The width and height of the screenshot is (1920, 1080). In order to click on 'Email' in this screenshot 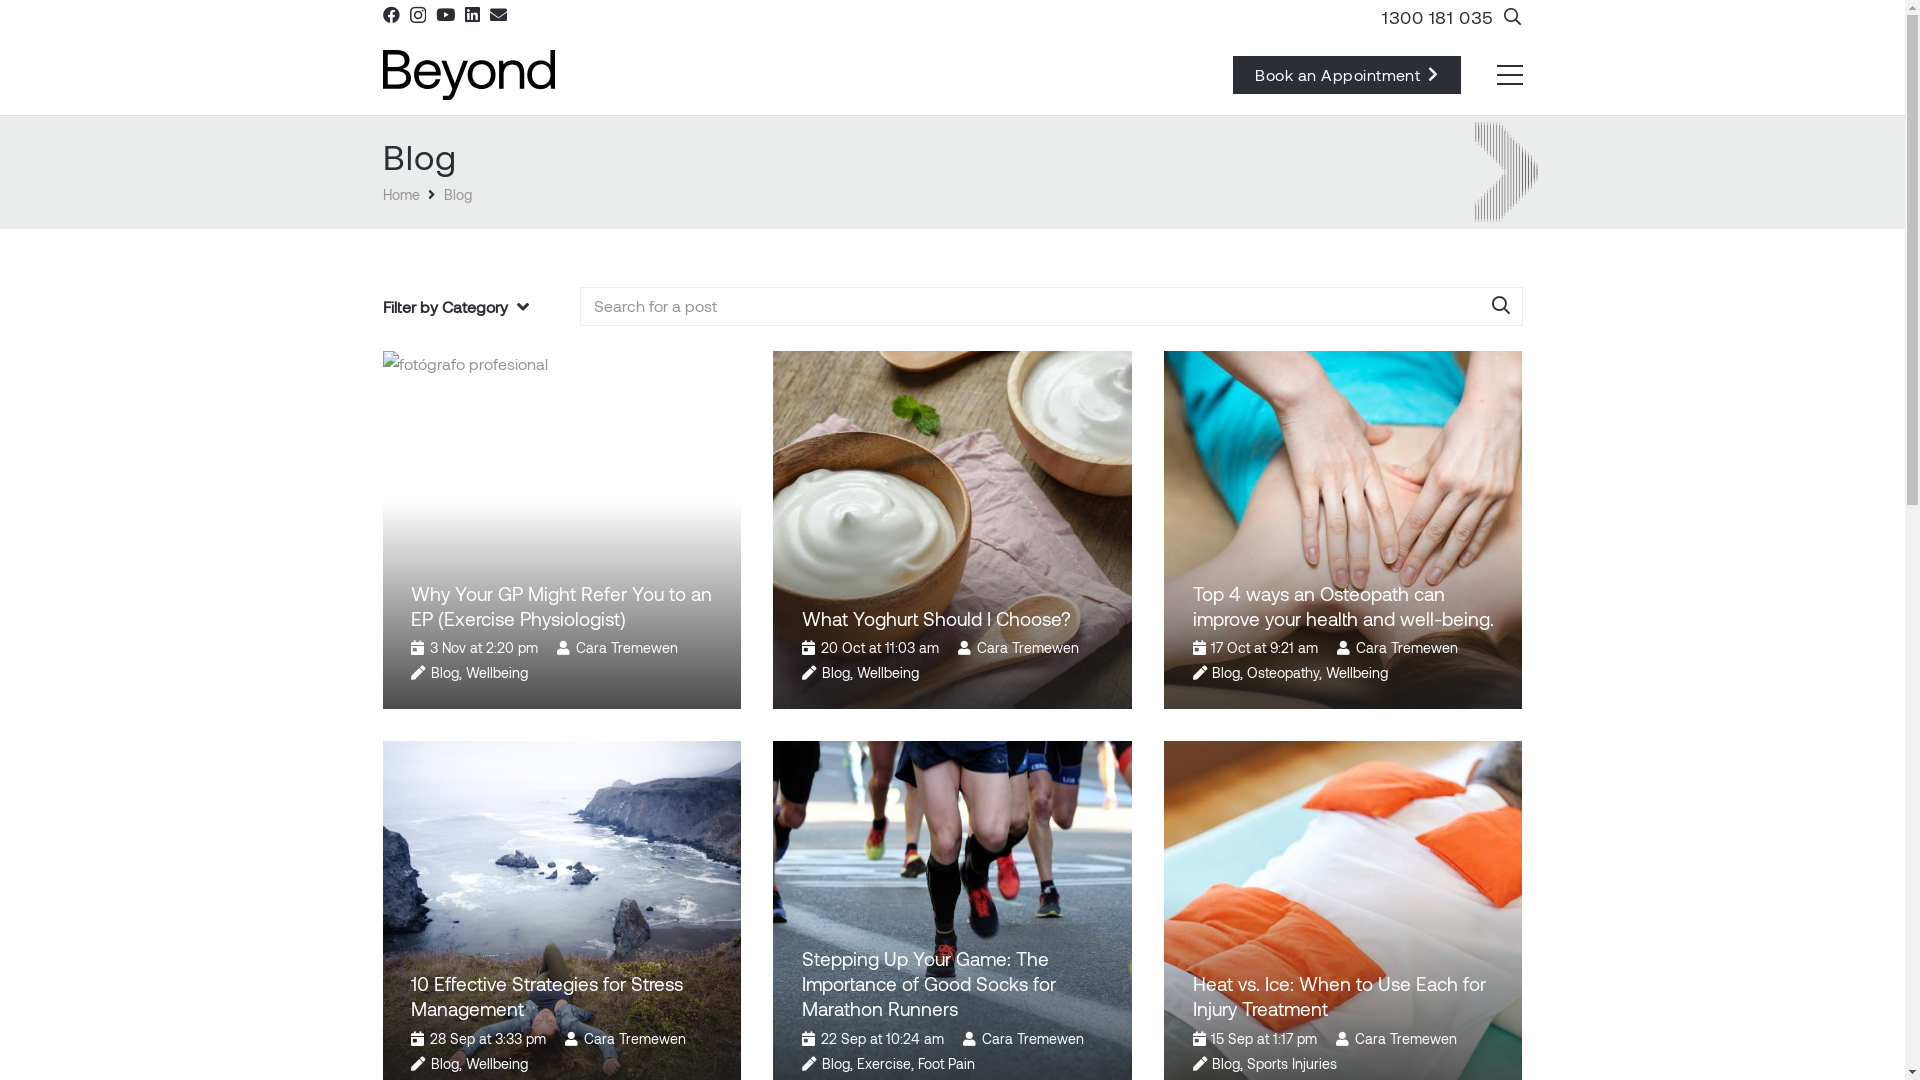, I will do `click(498, 14)`.